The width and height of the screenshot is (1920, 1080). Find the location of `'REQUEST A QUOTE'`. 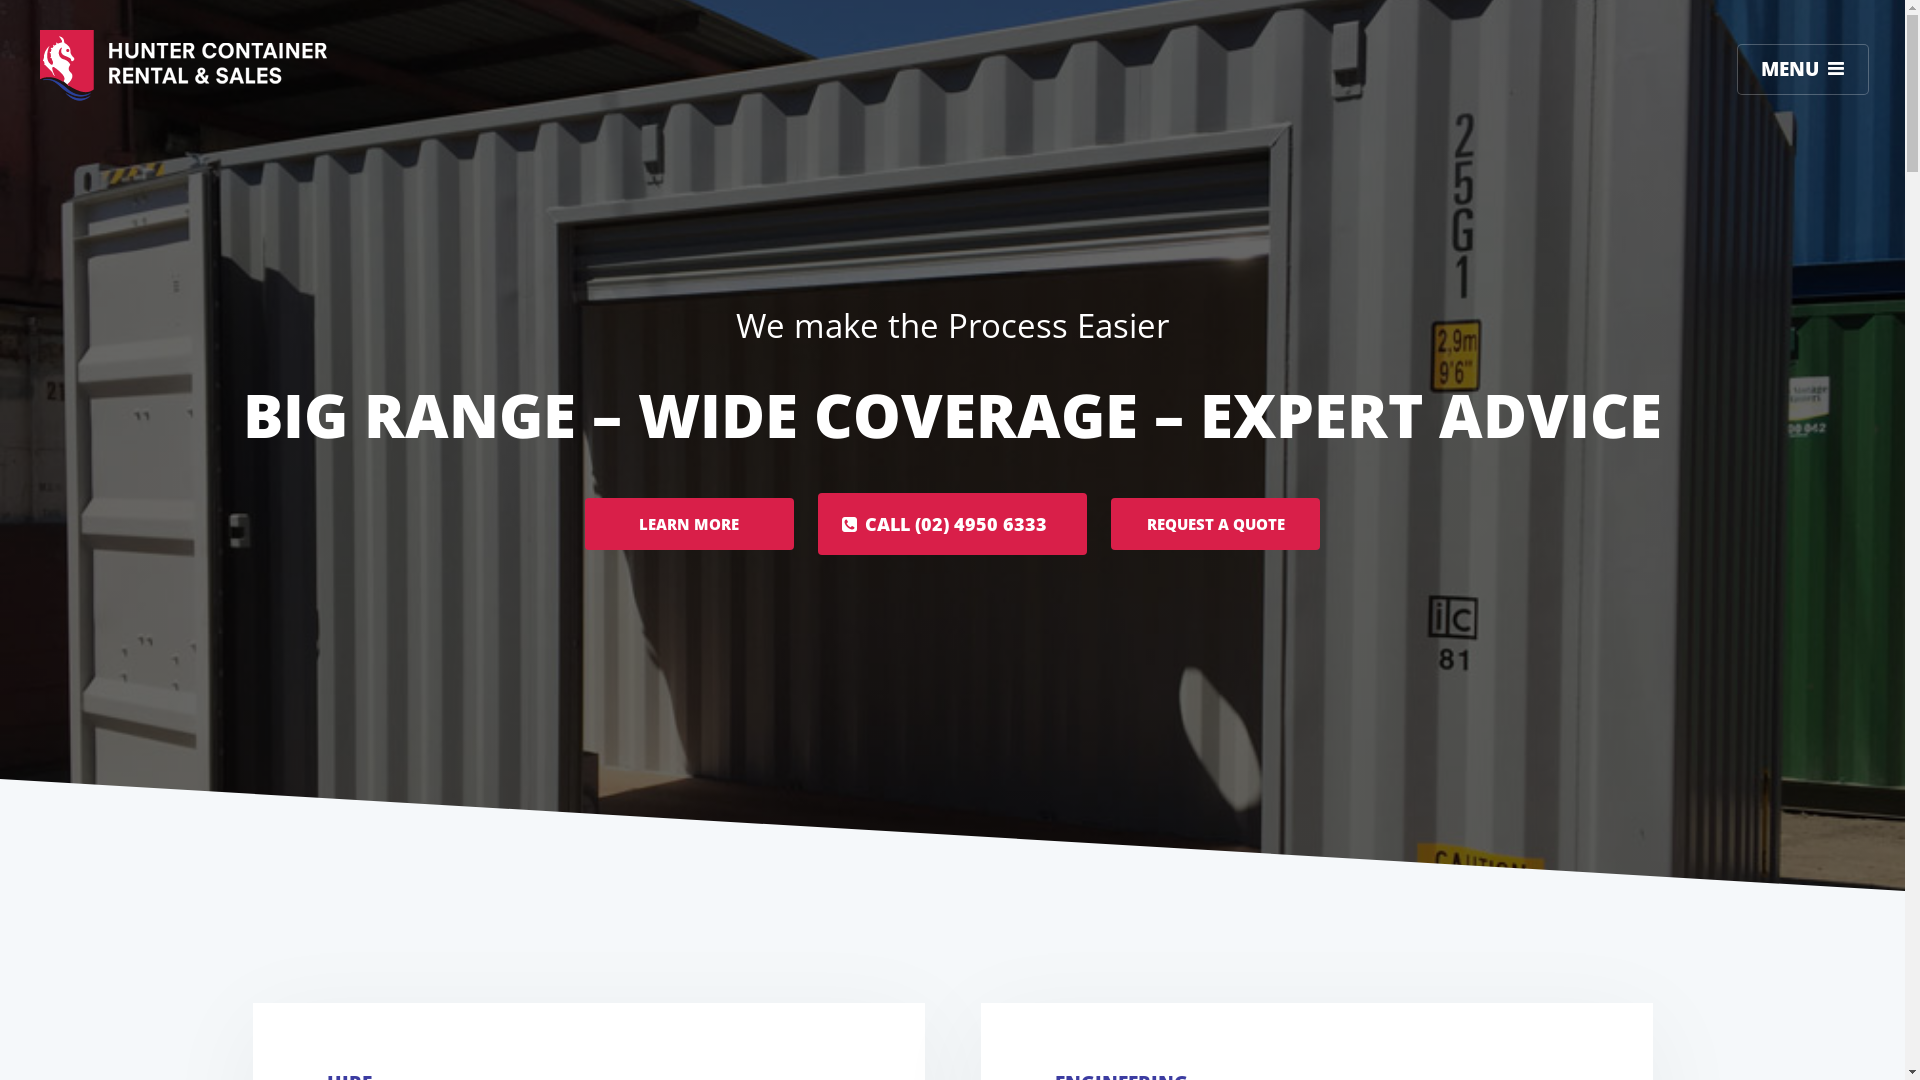

'REQUEST A QUOTE' is located at coordinates (1214, 523).